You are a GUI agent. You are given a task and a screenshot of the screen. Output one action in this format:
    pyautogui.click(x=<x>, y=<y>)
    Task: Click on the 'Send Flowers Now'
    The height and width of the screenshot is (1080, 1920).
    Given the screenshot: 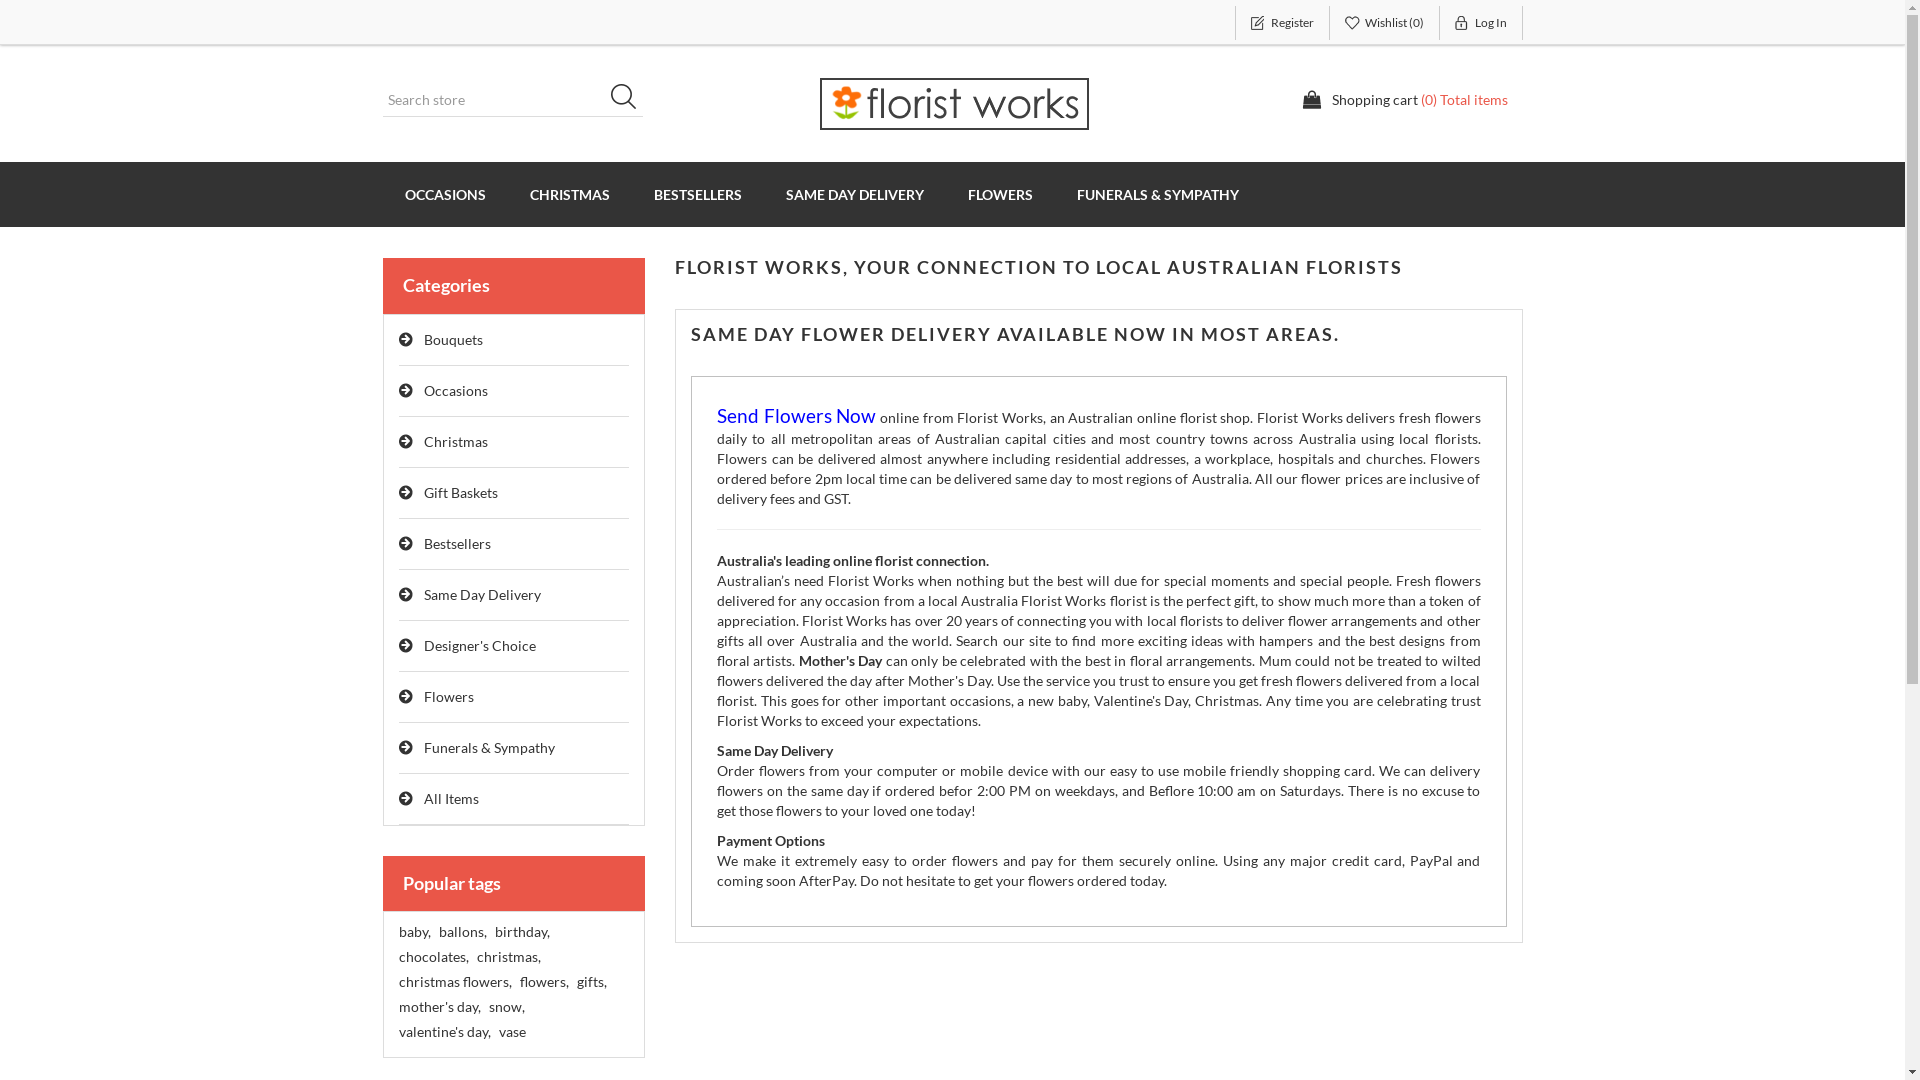 What is the action you would take?
    pyautogui.click(x=716, y=416)
    